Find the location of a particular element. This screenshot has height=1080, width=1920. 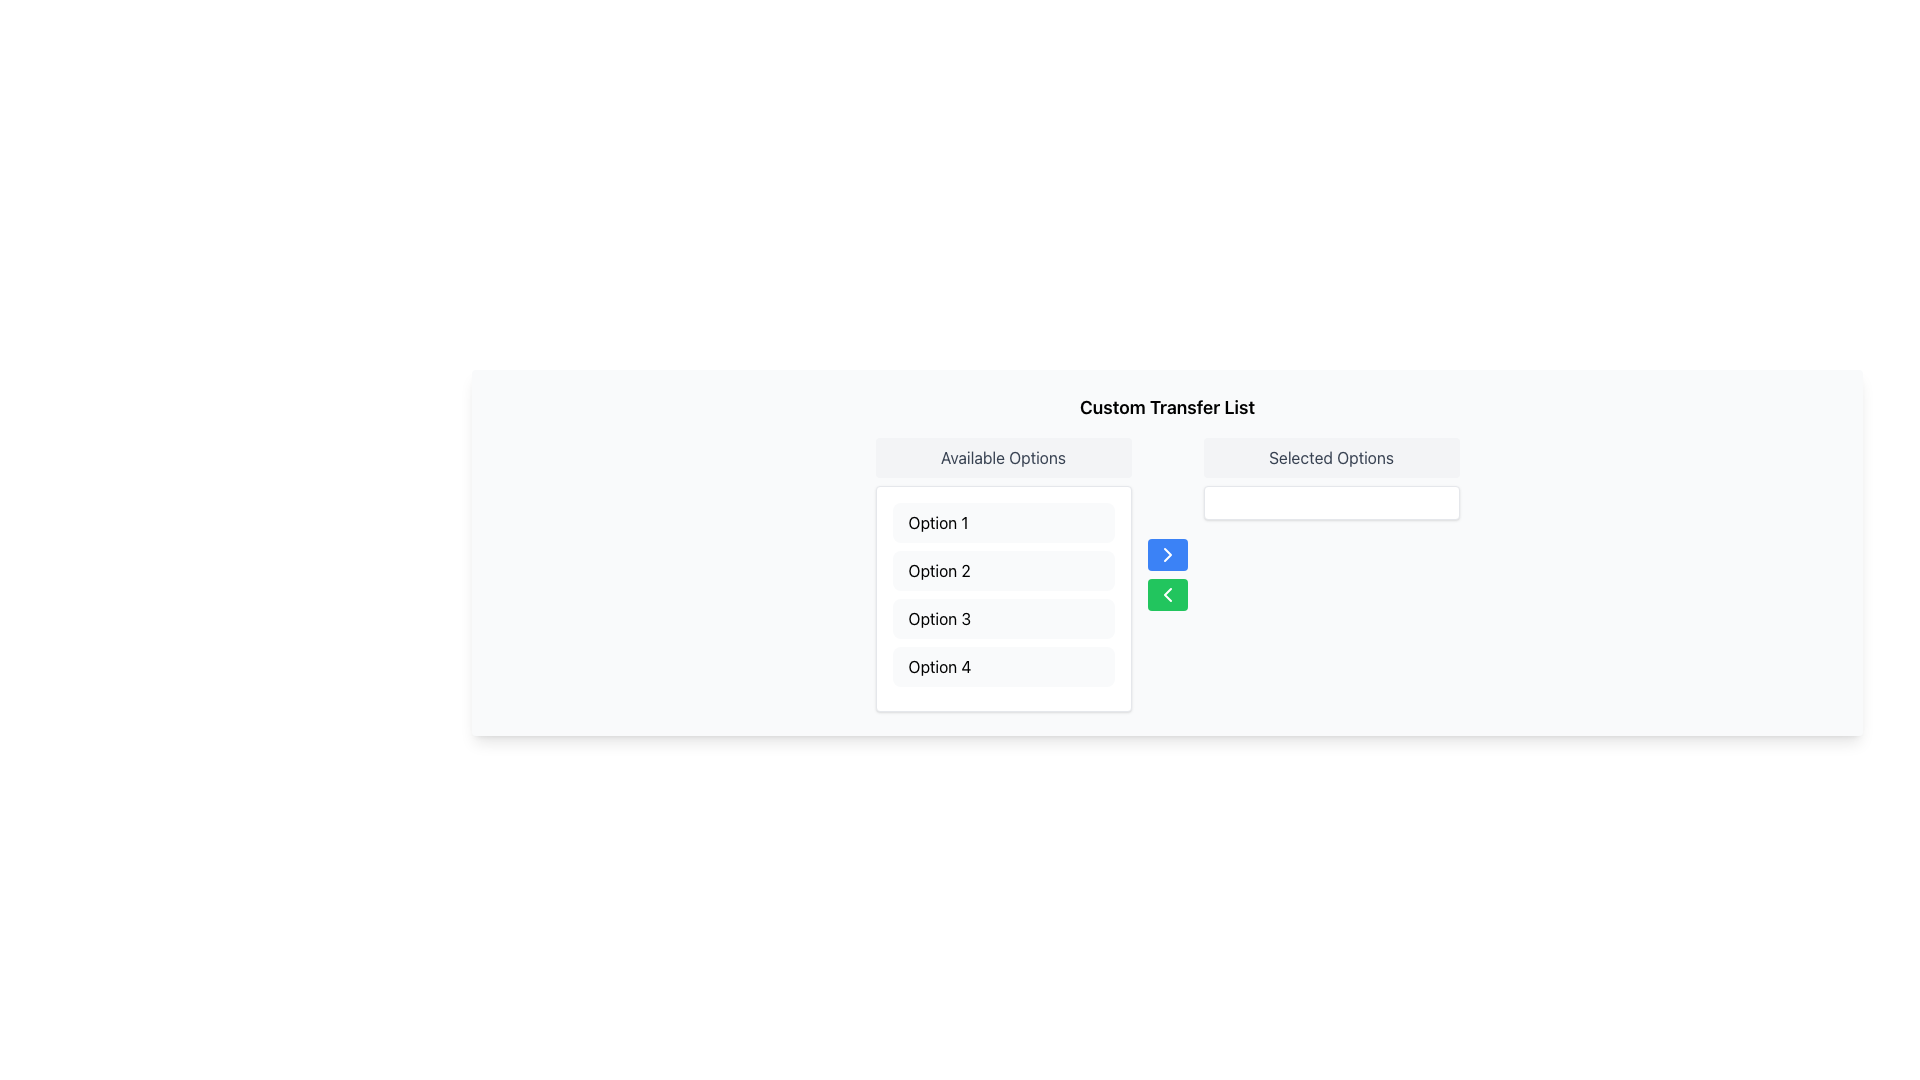

the transfer icon located within the blue rectangular button between the 'Available Options' and 'Selected Options' sections is located at coordinates (1167, 555).